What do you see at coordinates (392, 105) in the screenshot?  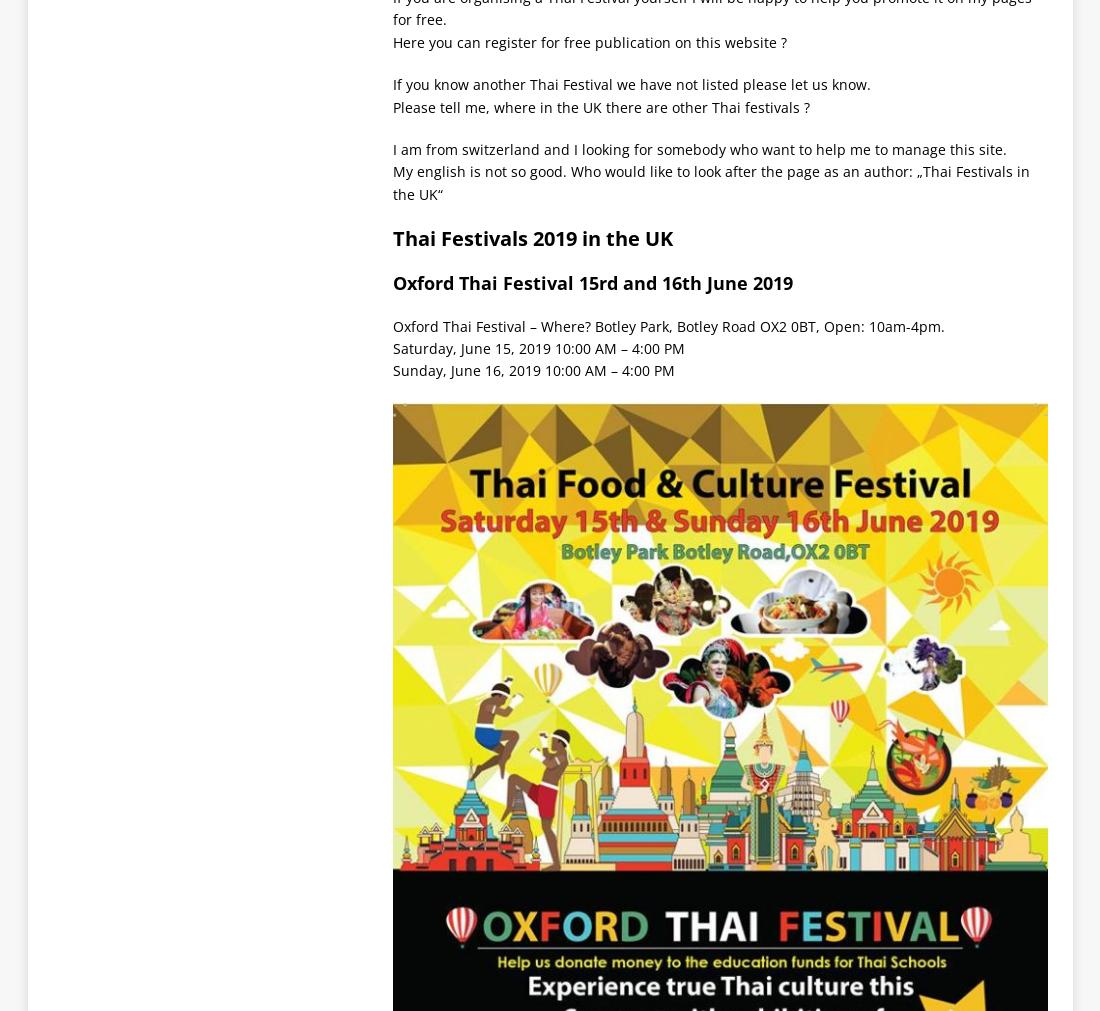 I see `'Please tell me, where in the UK there are other Thai festivals ?'` at bounding box center [392, 105].